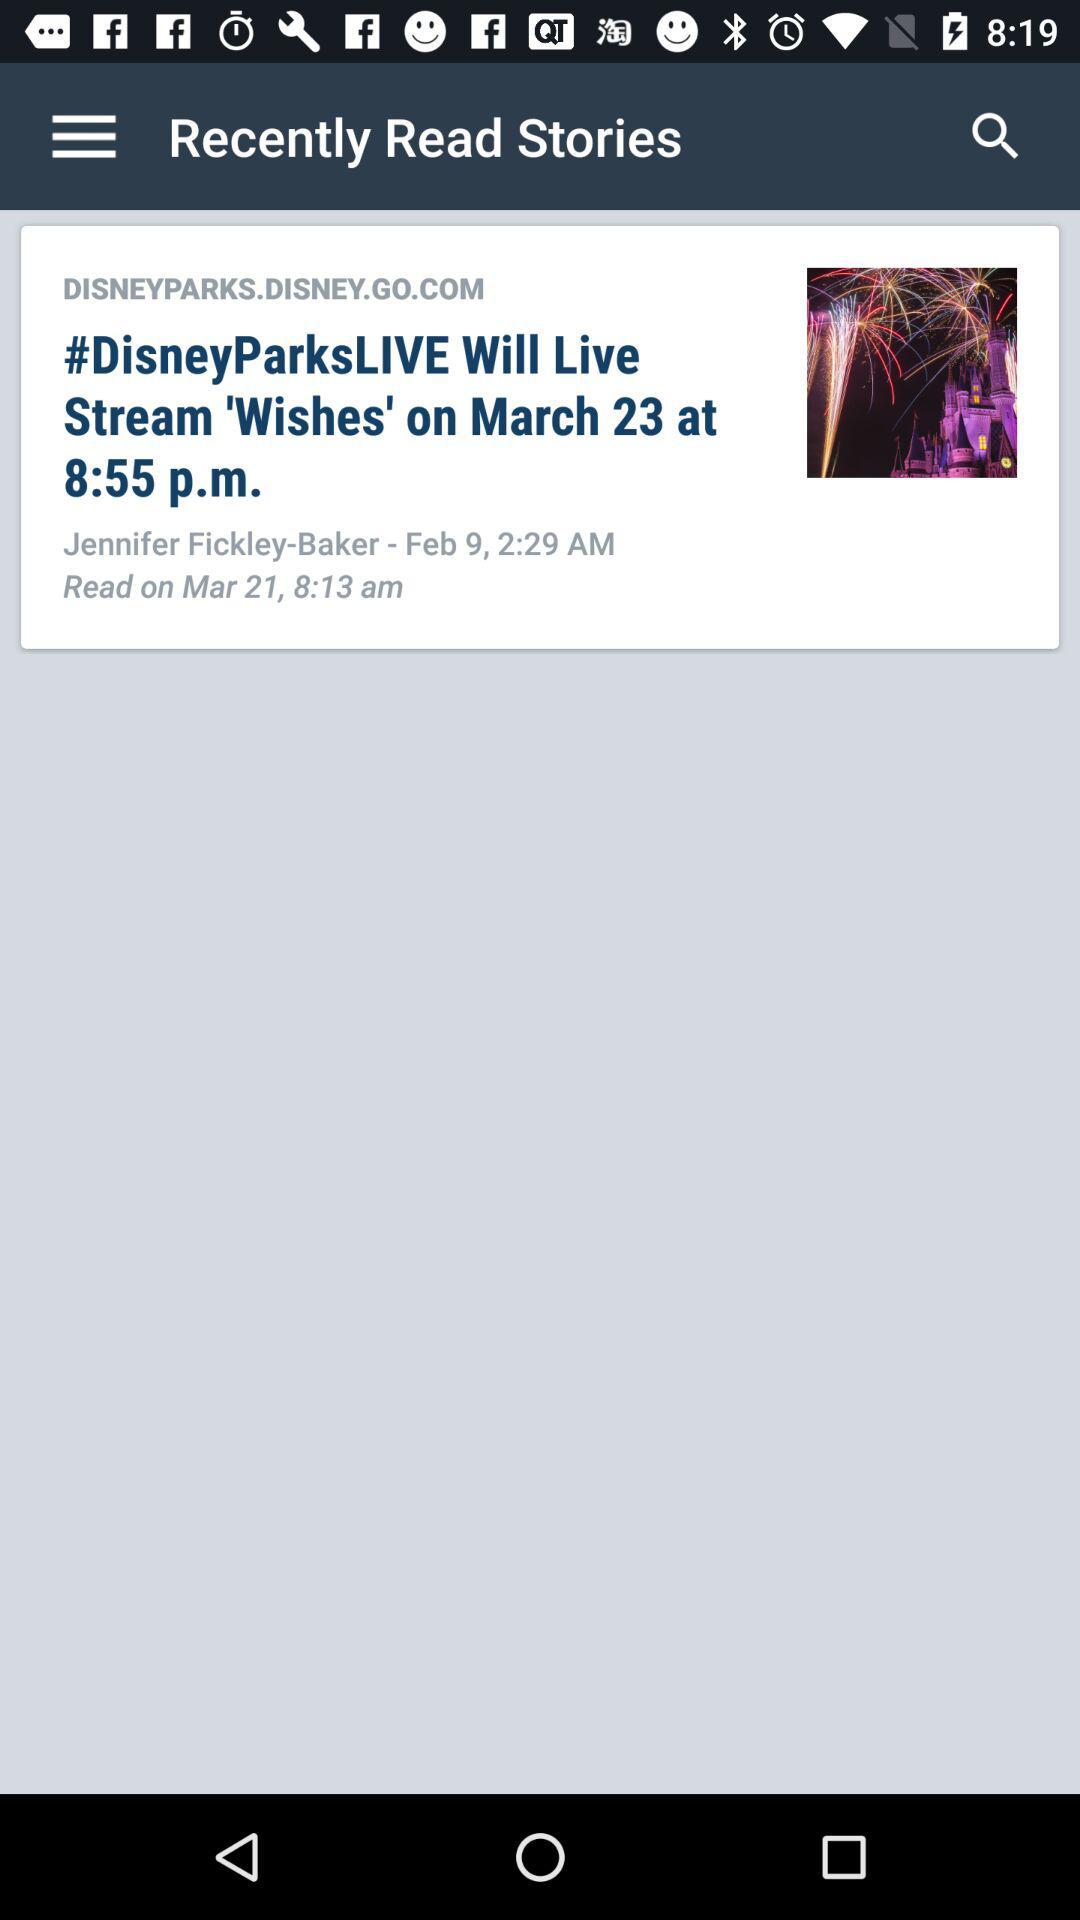  I want to click on the icon above the disneyparkslive will live item, so click(412, 286).